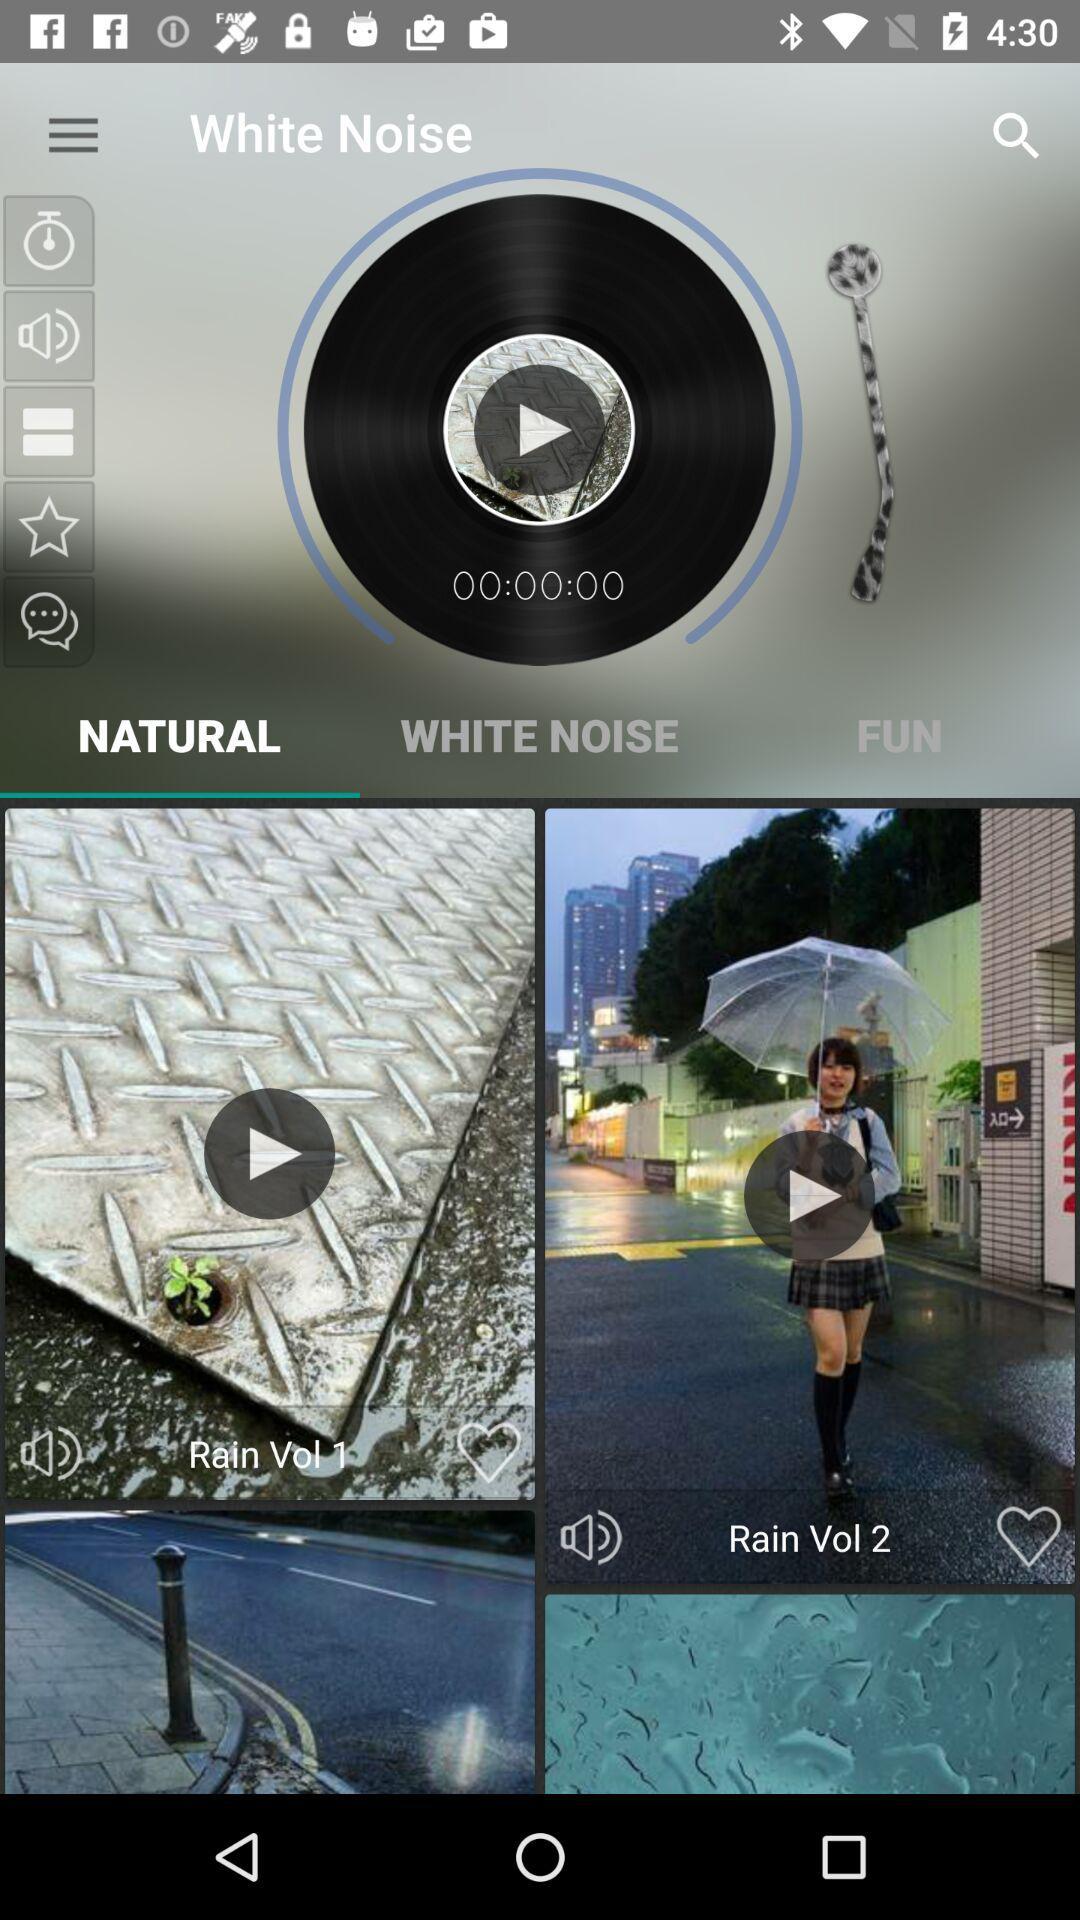 The width and height of the screenshot is (1080, 1920). Describe the element at coordinates (48, 430) in the screenshot. I see `the national_flag icon` at that location.